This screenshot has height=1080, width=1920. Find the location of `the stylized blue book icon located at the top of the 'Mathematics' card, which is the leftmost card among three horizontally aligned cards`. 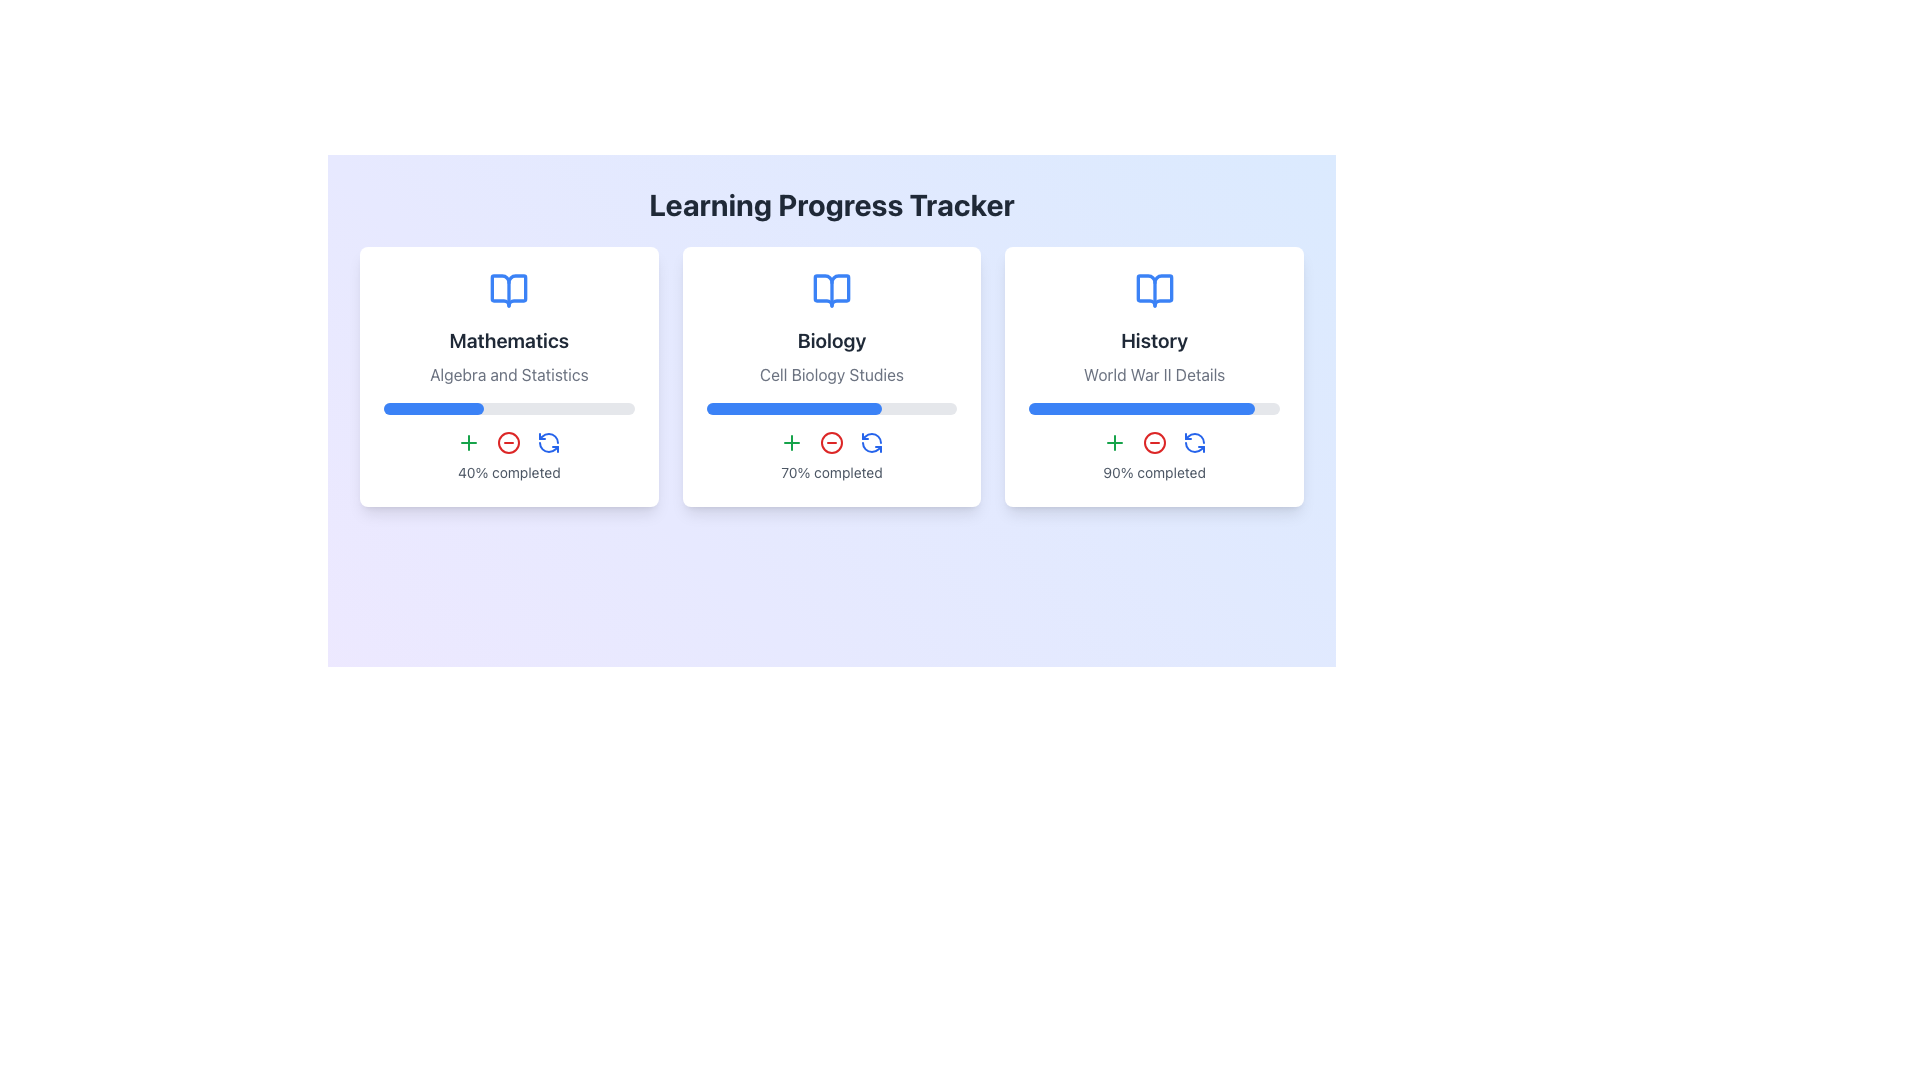

the stylized blue book icon located at the top of the 'Mathematics' card, which is the leftmost card among three horizontally aligned cards is located at coordinates (509, 290).